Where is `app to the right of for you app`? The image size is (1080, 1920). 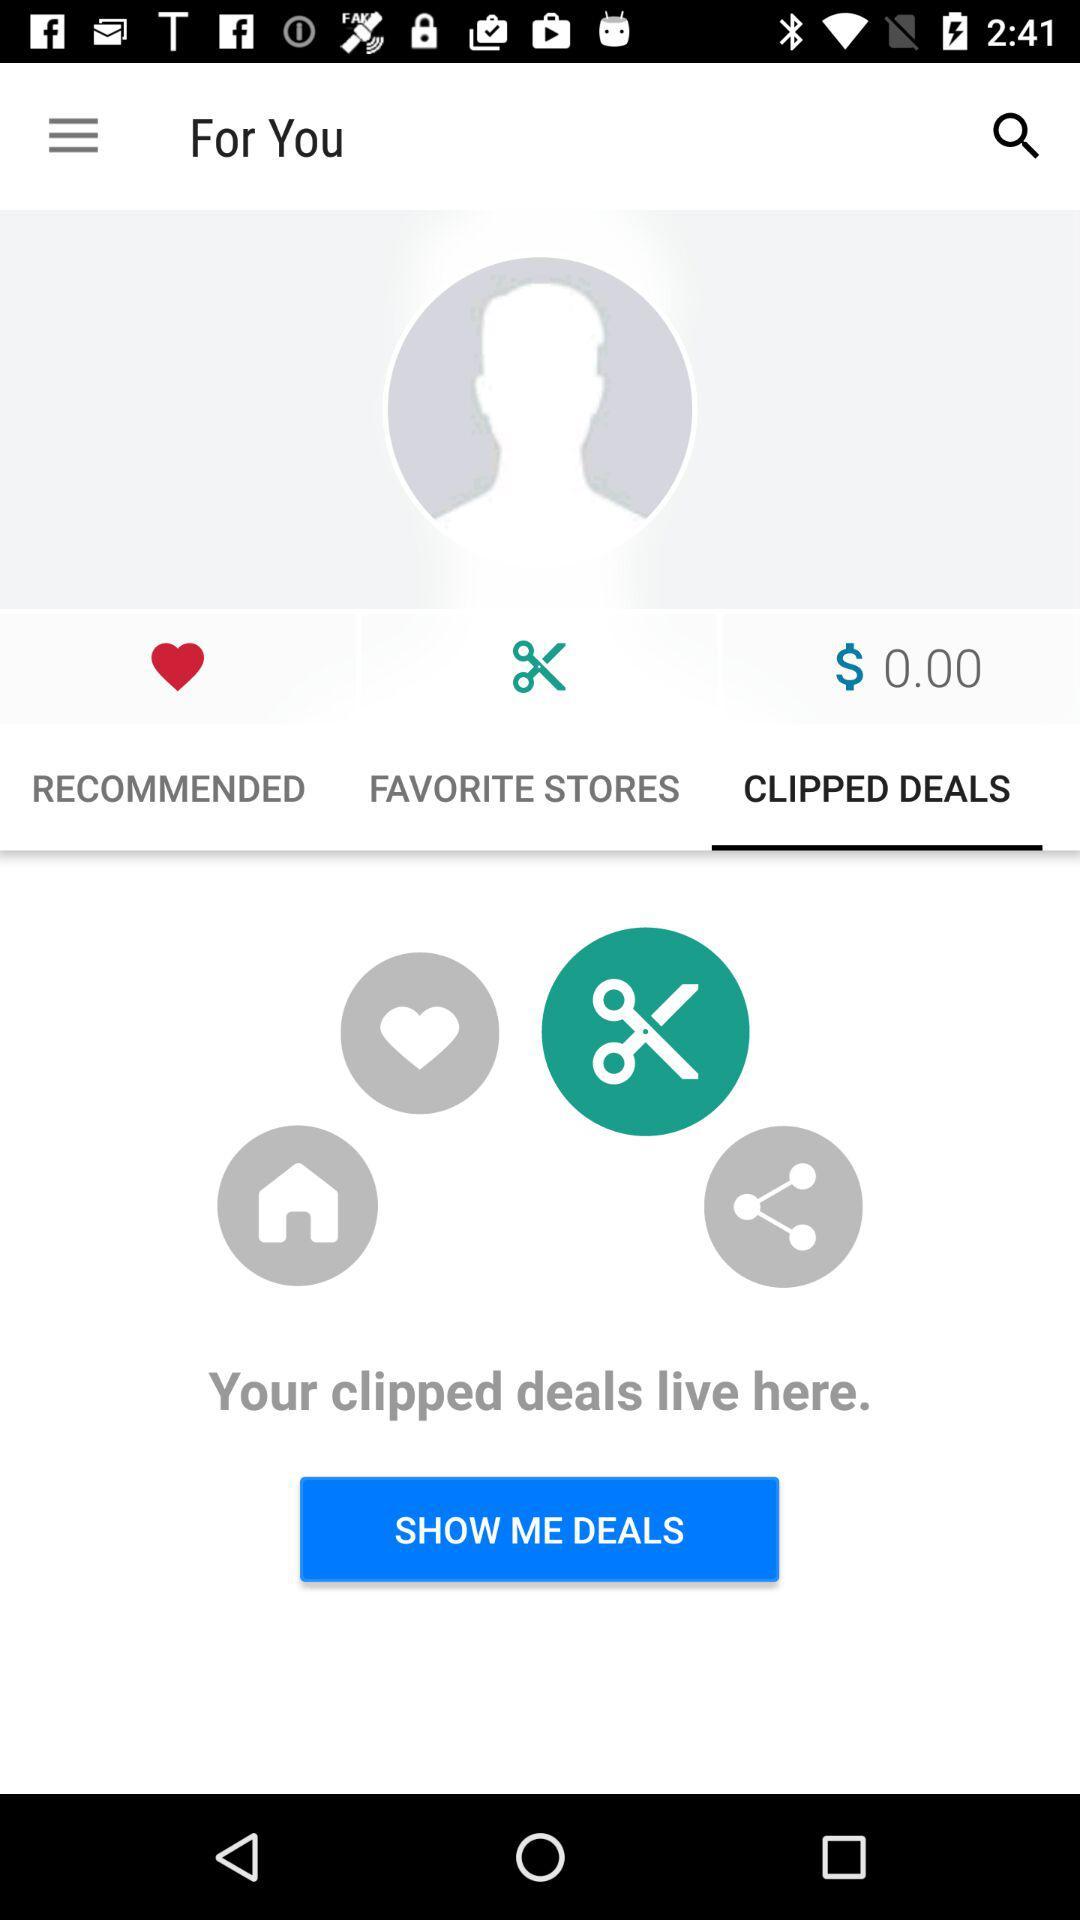 app to the right of for you app is located at coordinates (1017, 135).